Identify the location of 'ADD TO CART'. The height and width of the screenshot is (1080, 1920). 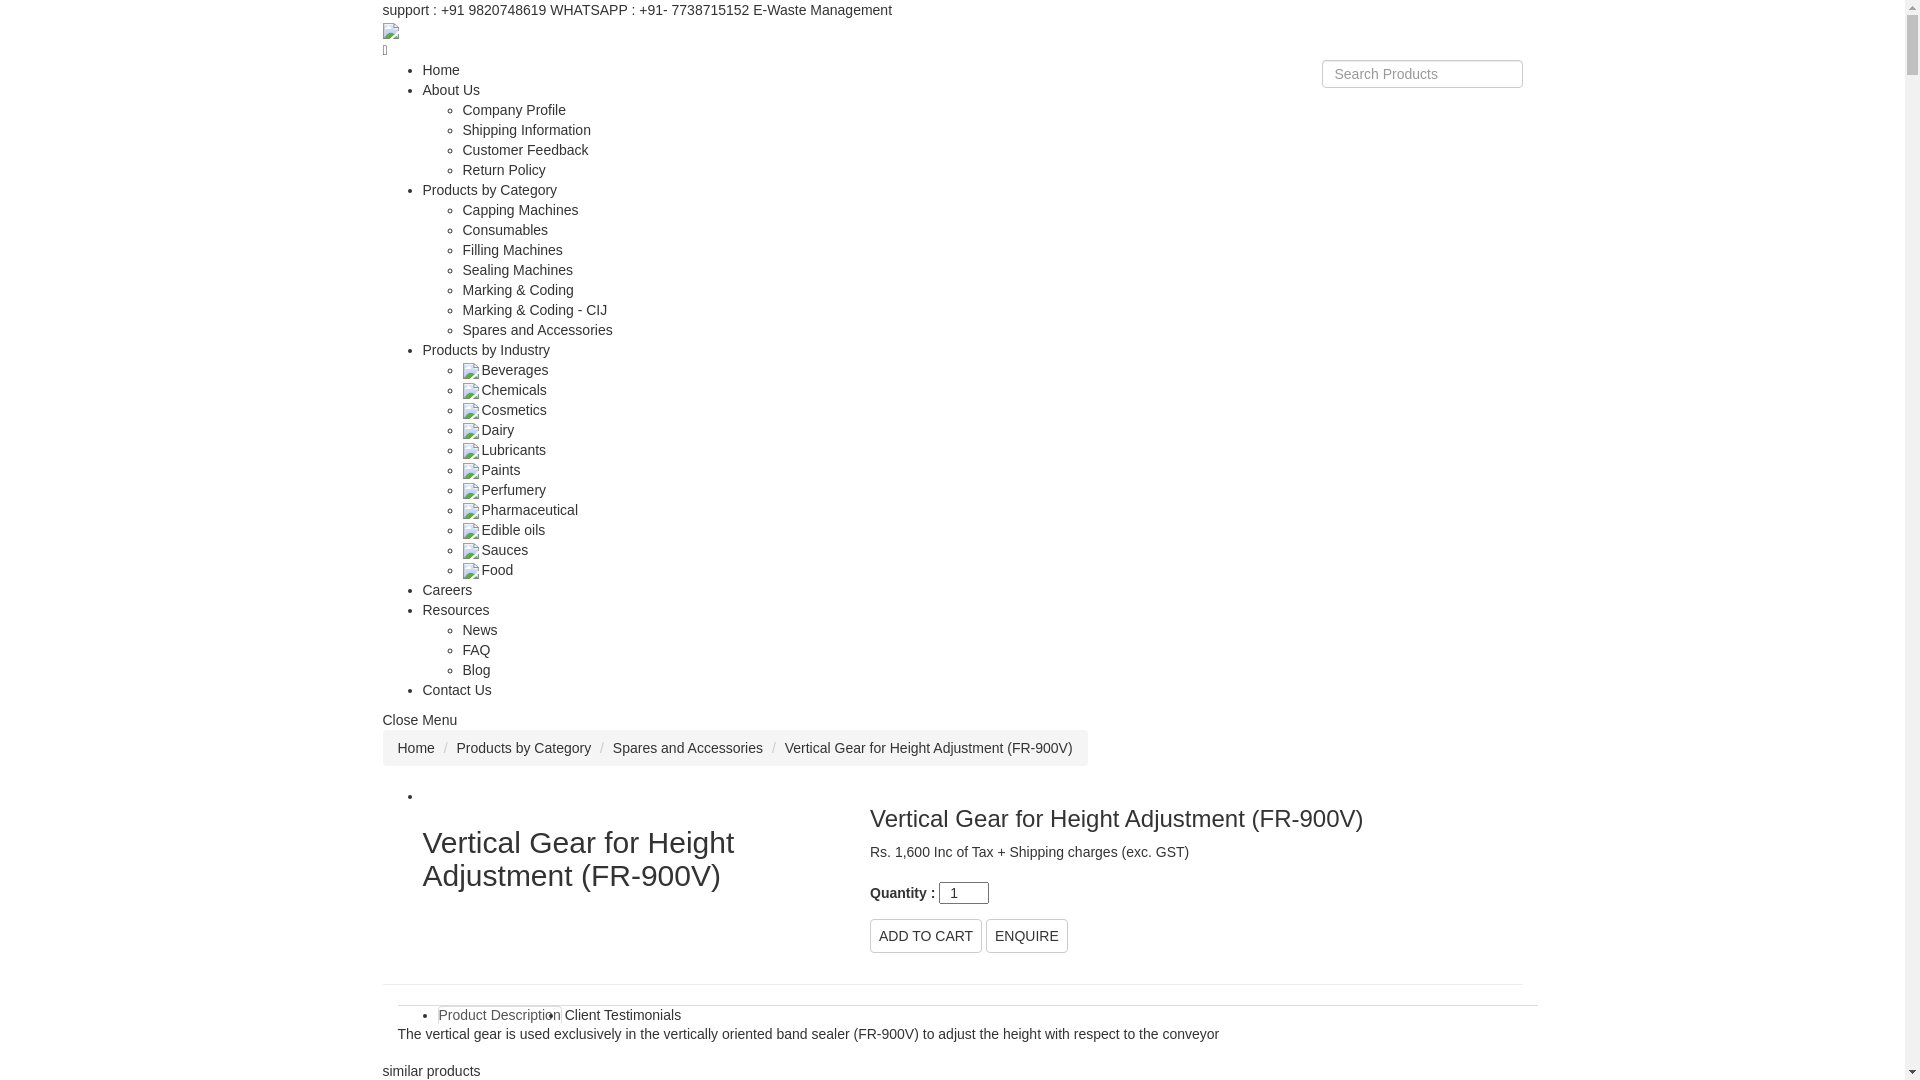
(869, 936).